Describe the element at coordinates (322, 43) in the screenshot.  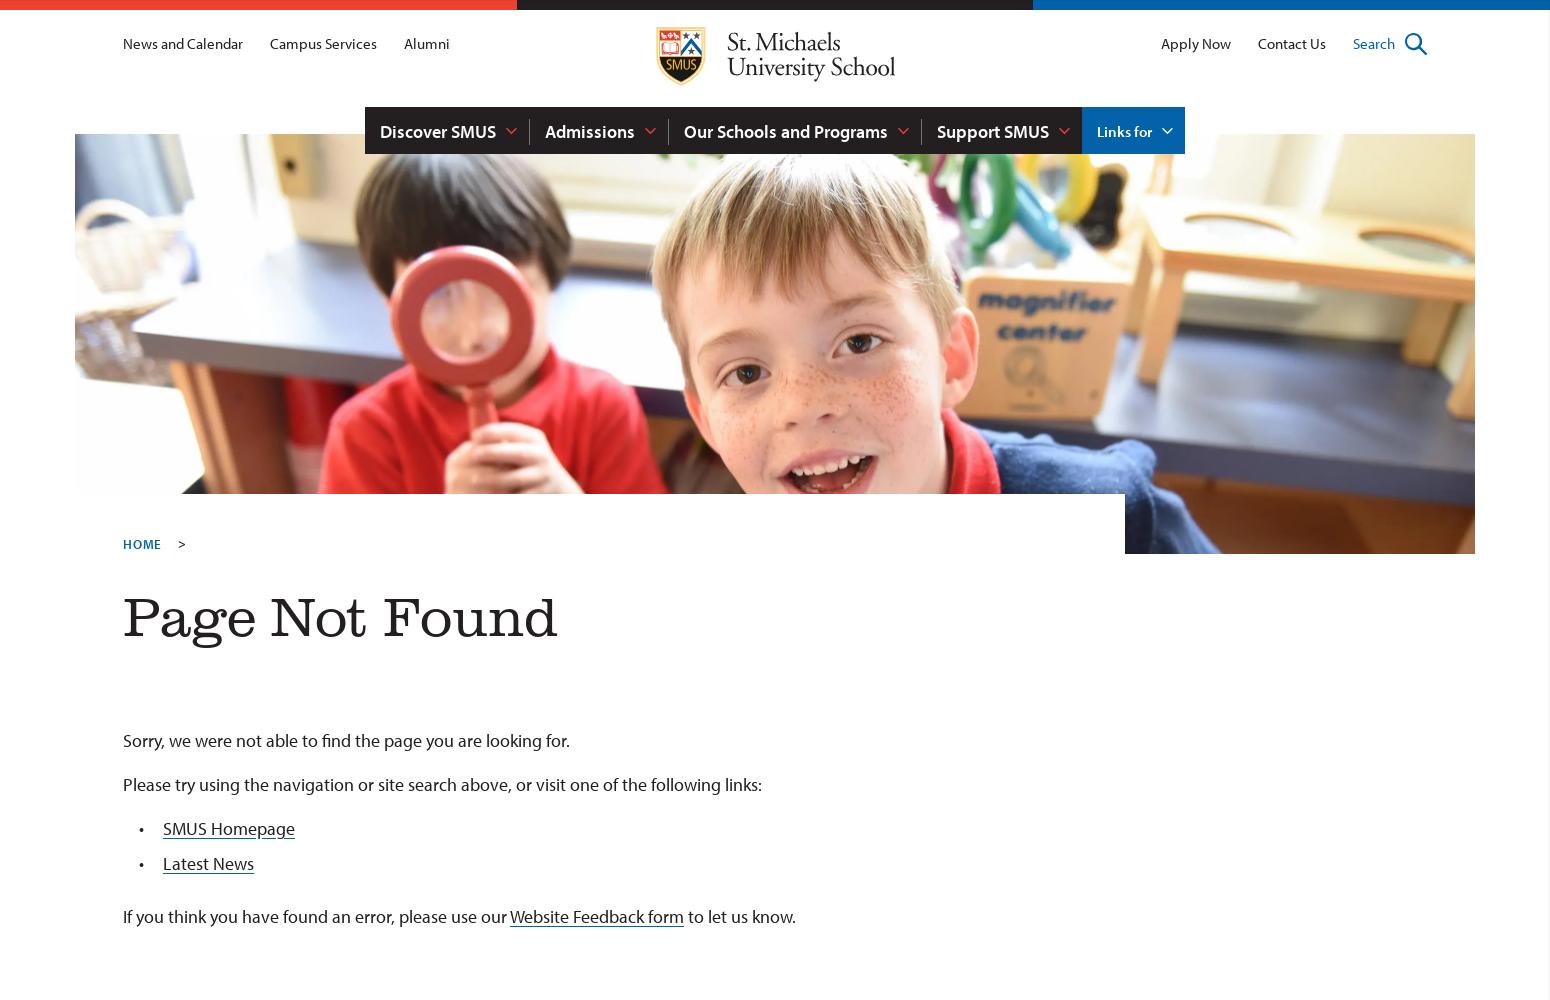
I see `'Campus Services'` at that location.